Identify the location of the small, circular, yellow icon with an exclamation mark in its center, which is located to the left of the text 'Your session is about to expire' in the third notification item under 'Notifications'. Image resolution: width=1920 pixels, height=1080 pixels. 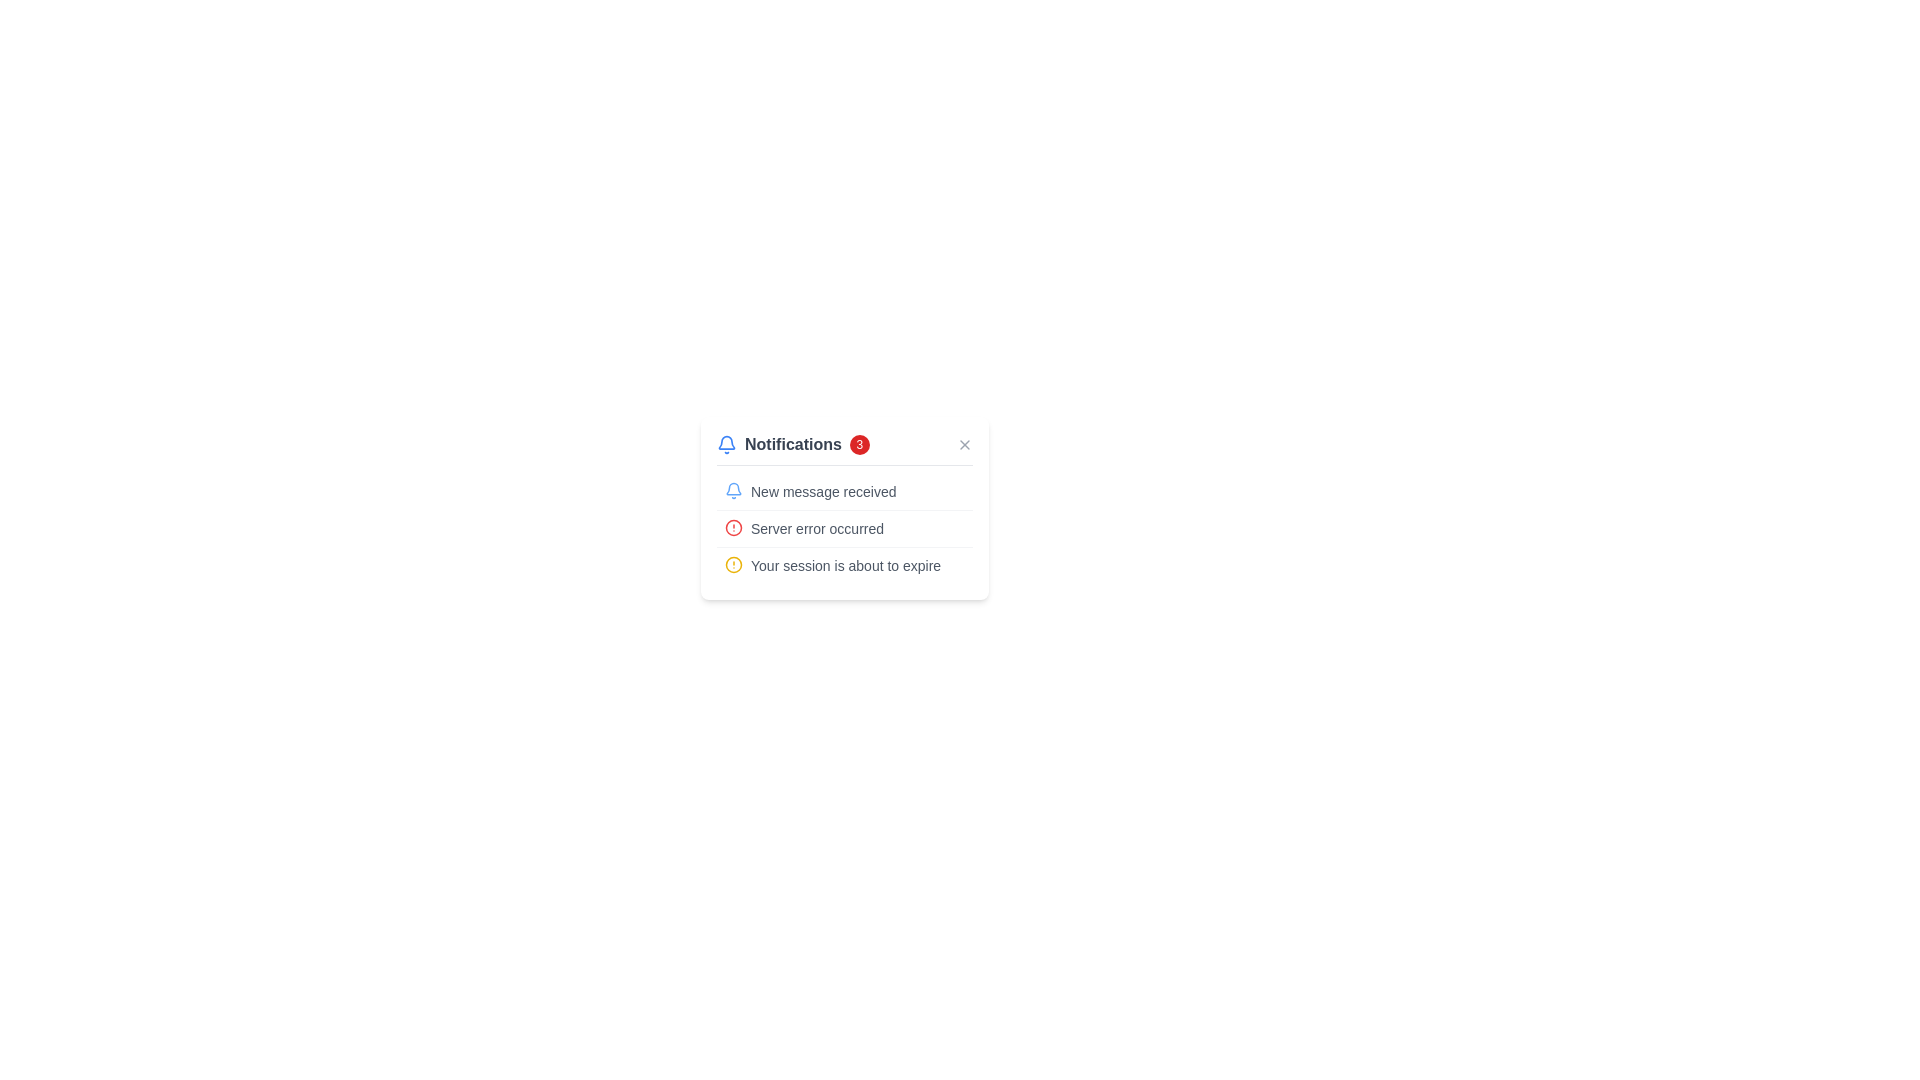
(733, 564).